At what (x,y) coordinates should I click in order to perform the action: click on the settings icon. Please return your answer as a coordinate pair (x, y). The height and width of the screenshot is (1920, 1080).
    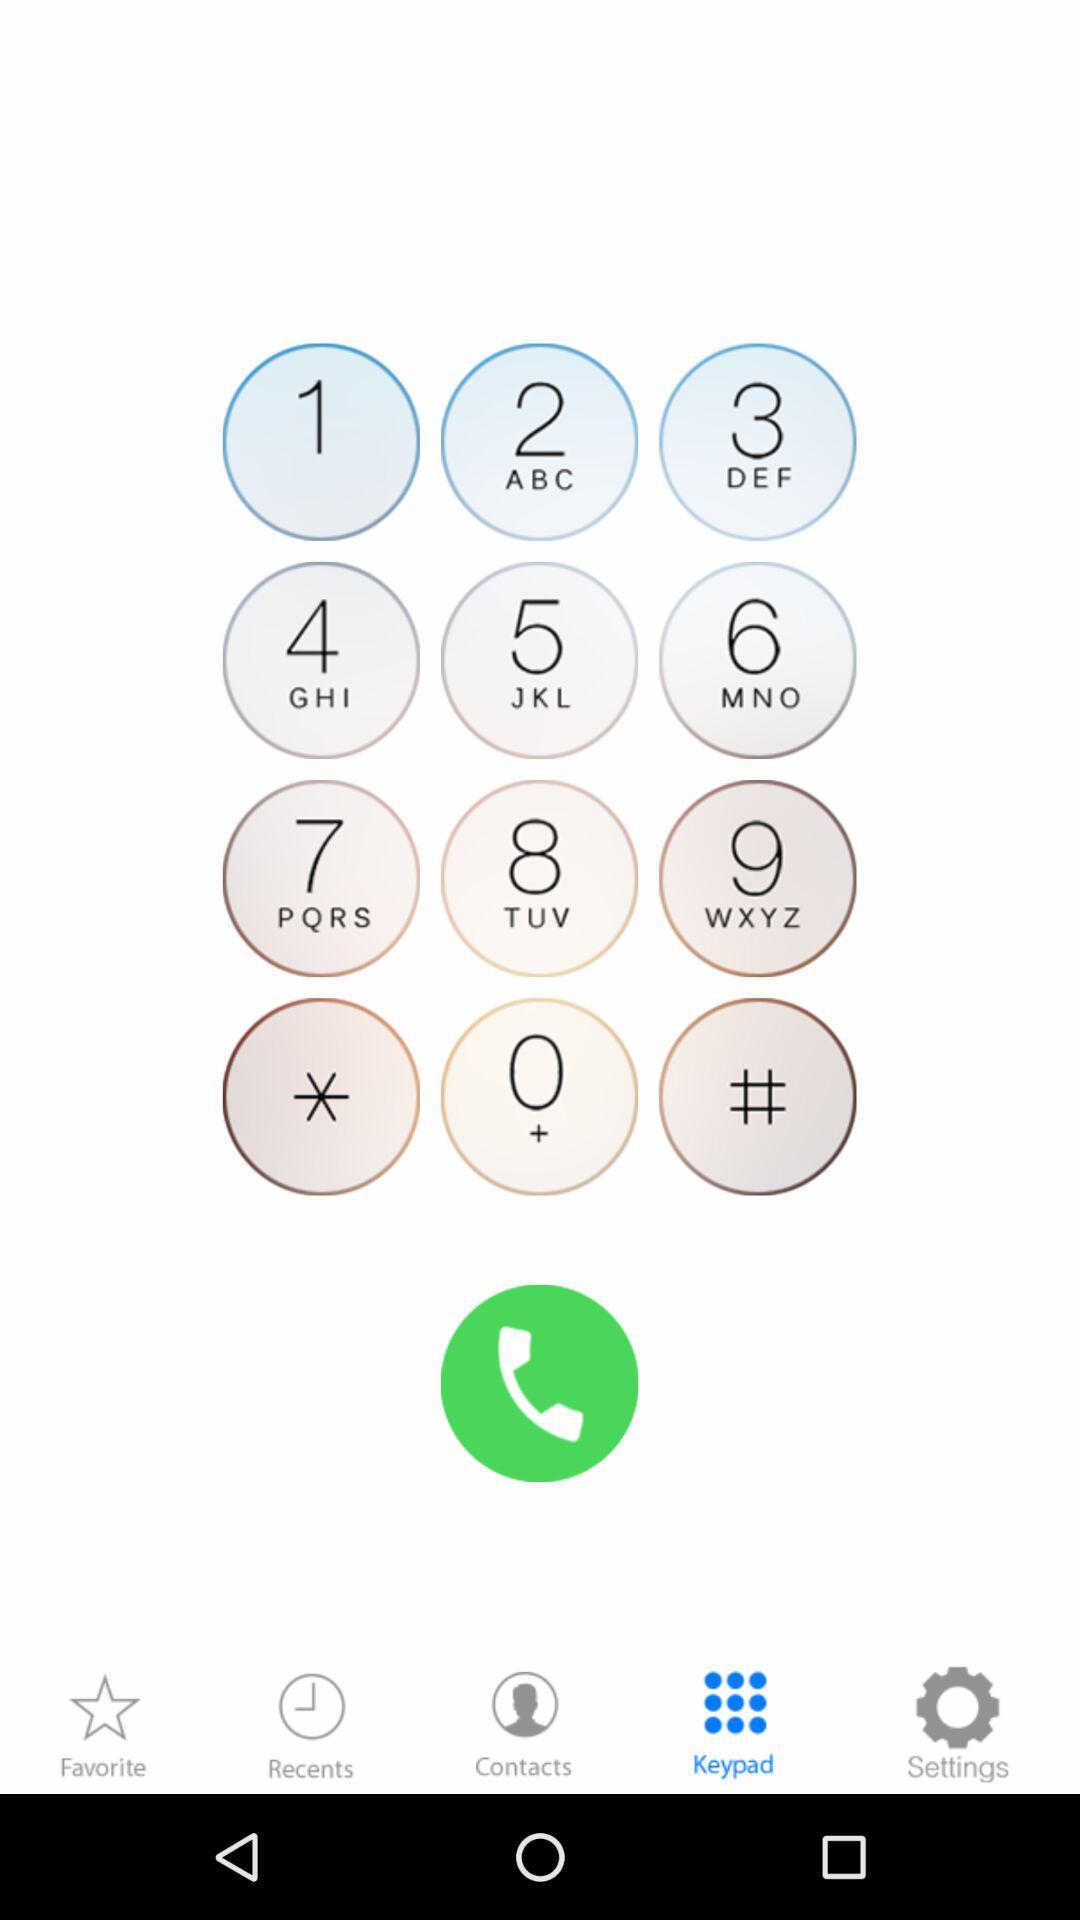
    Looking at the image, I should click on (956, 1844).